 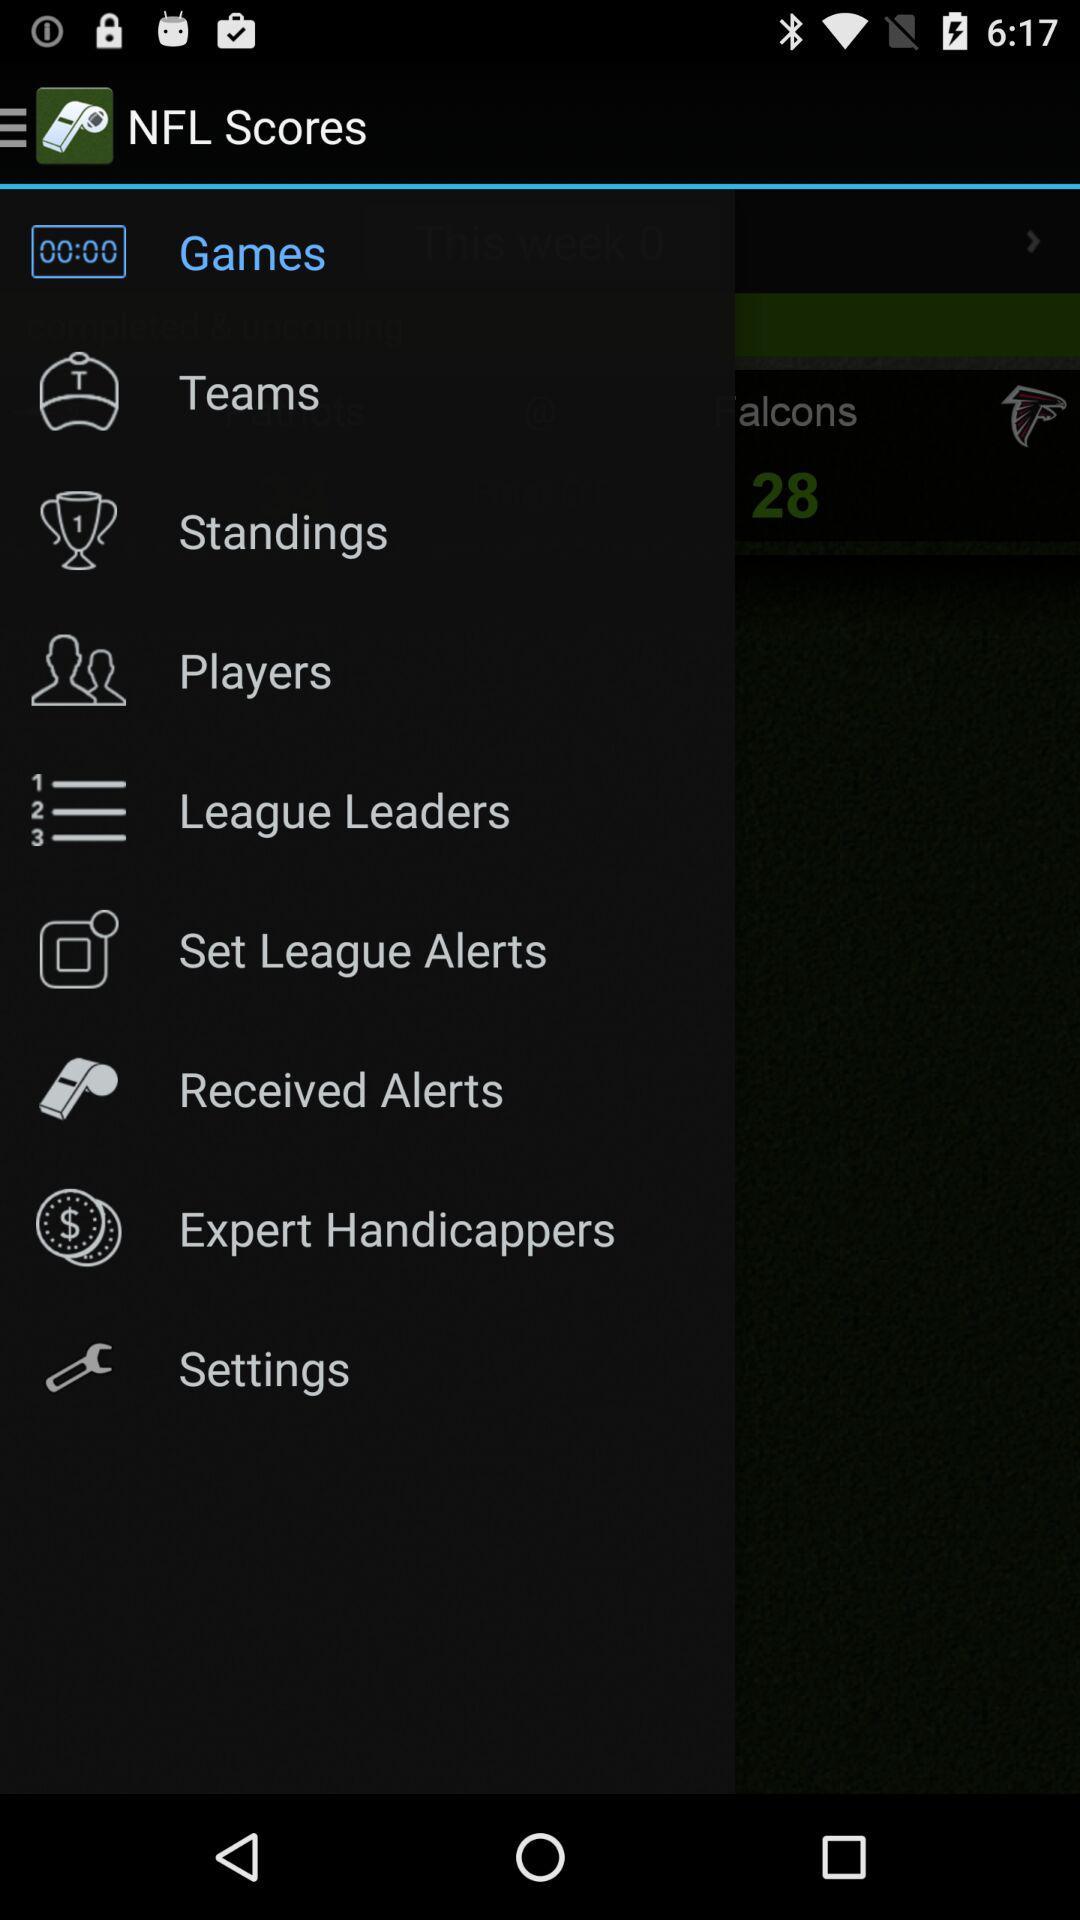 What do you see at coordinates (1033, 240) in the screenshot?
I see `next page` at bounding box center [1033, 240].